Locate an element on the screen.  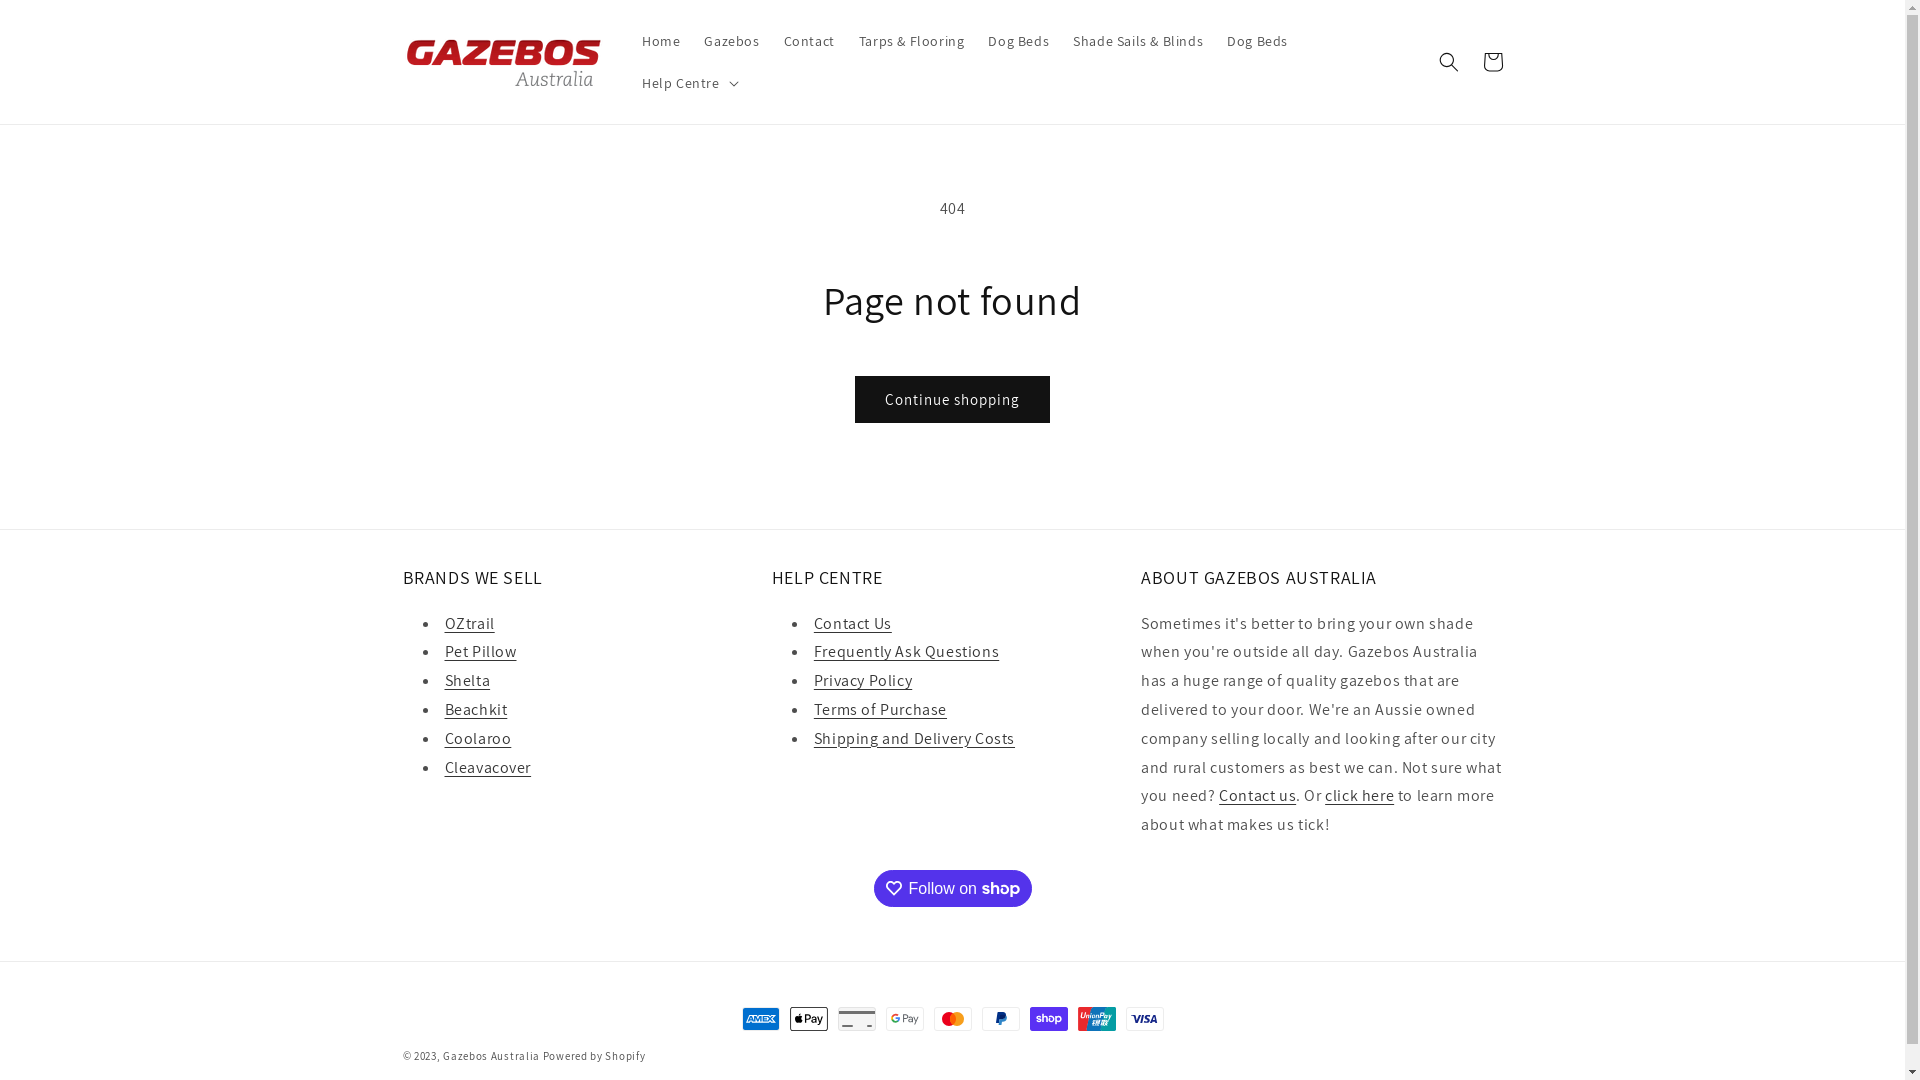
'click here' is located at coordinates (1359, 794).